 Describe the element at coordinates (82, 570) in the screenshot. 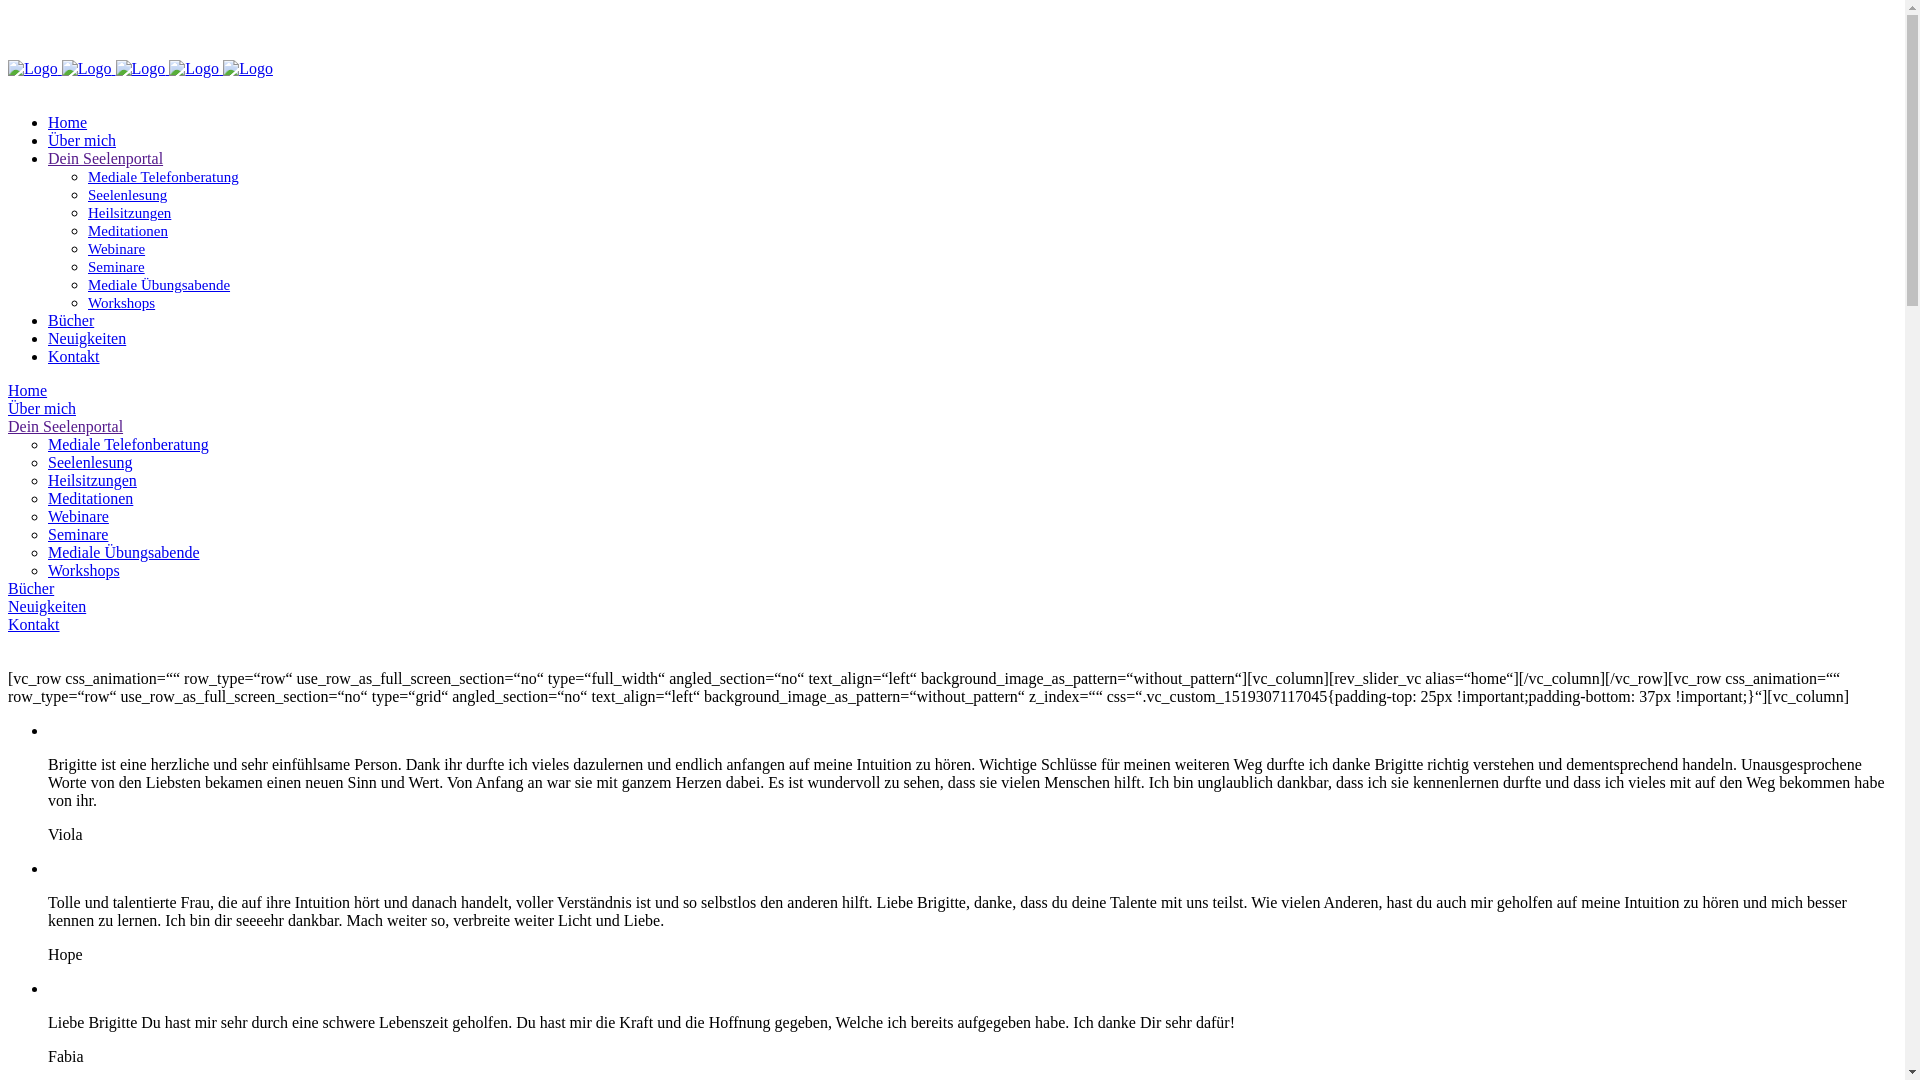

I see `'Workshops'` at that location.